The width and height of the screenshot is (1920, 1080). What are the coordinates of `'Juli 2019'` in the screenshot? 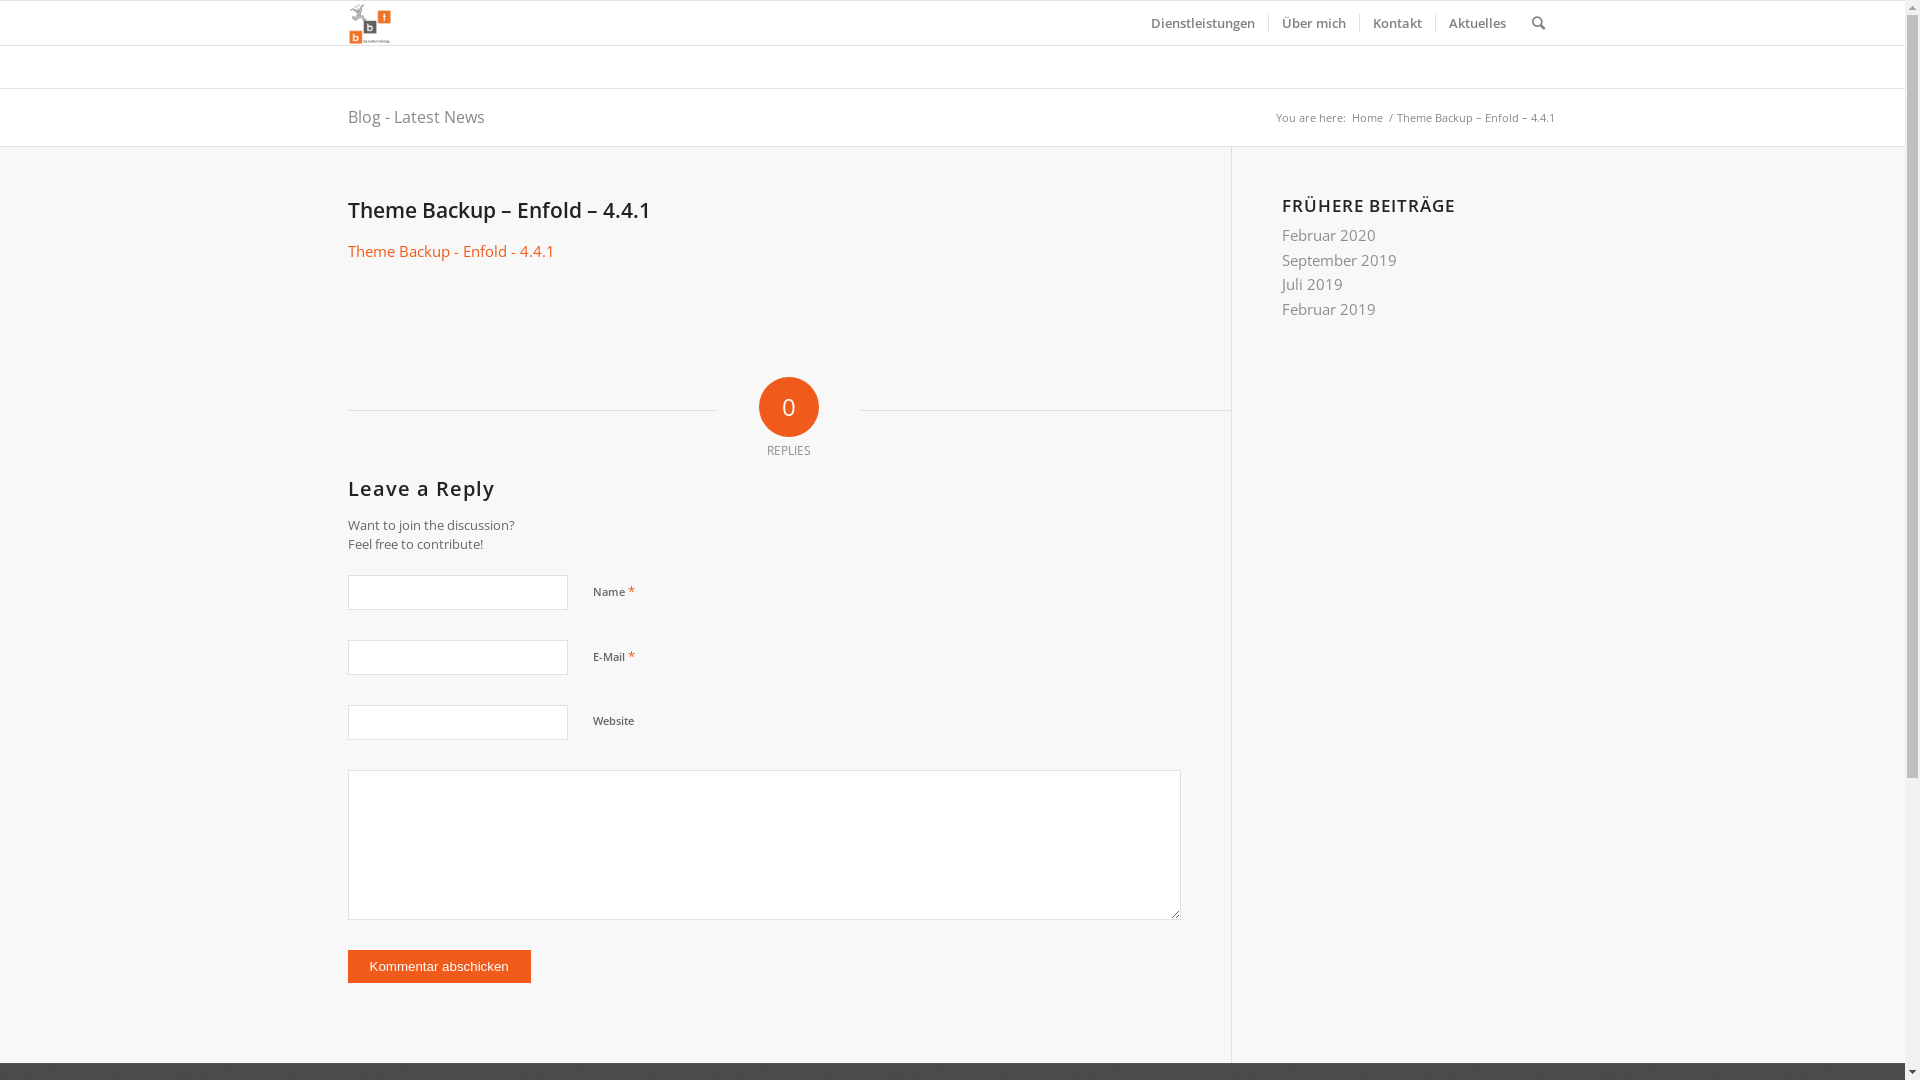 It's located at (1312, 284).